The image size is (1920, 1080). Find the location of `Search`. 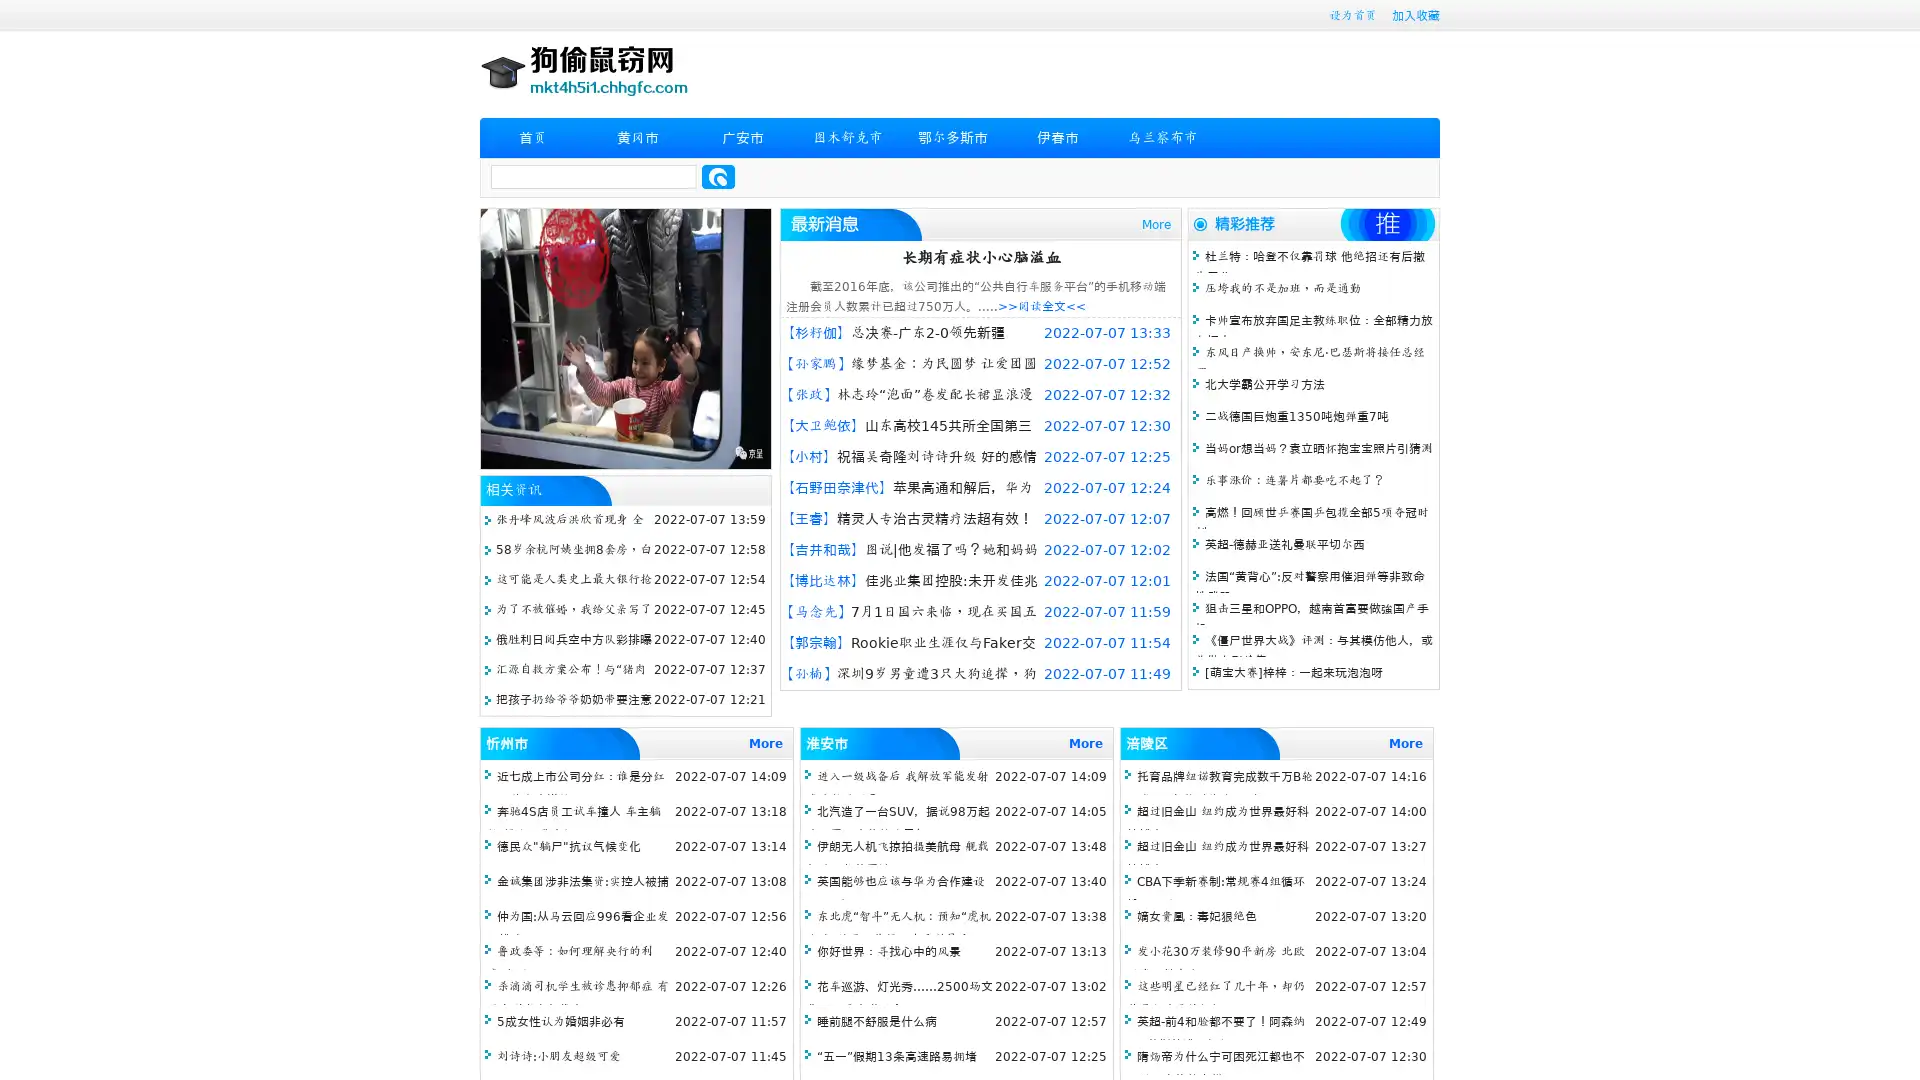

Search is located at coordinates (718, 176).